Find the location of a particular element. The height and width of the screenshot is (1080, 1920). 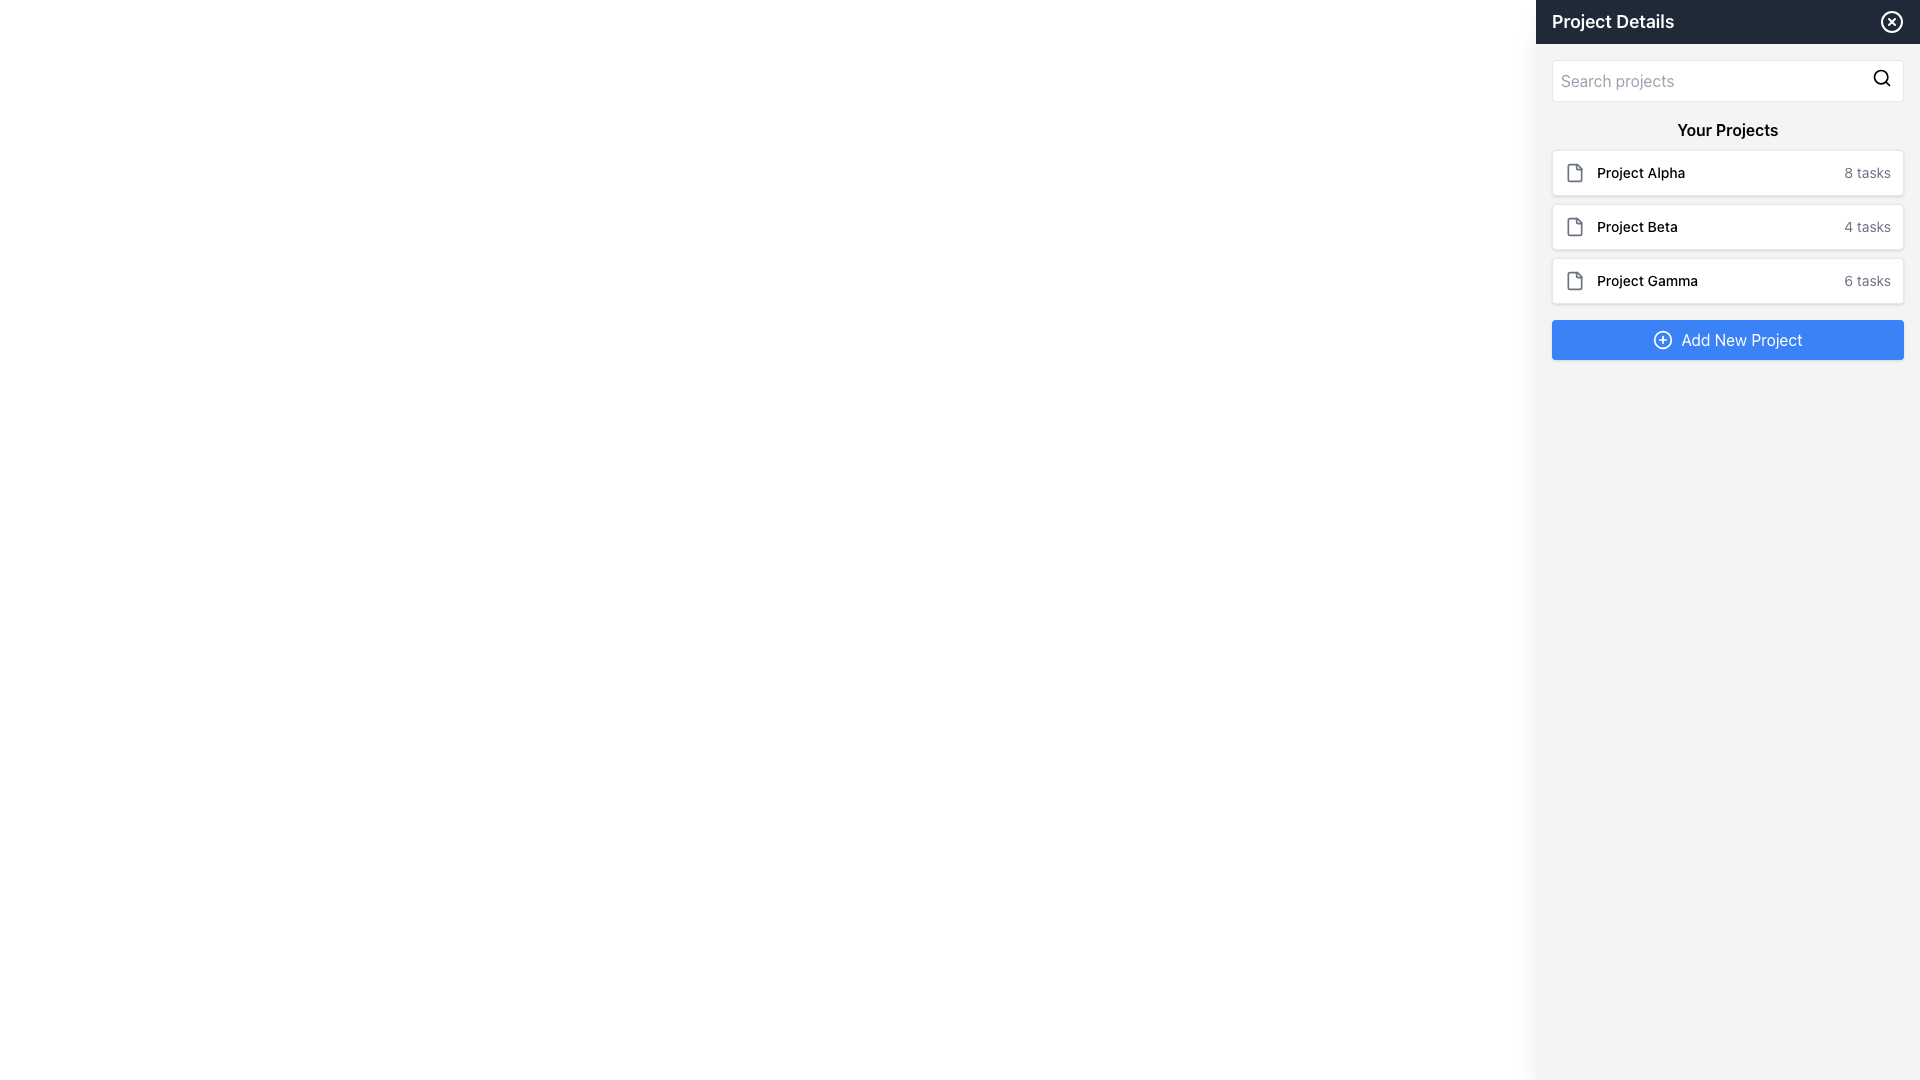

to select the project card labeled 'Project Gamma', which is the third item in the list of projects under 'Your Projects' is located at coordinates (1727, 281).